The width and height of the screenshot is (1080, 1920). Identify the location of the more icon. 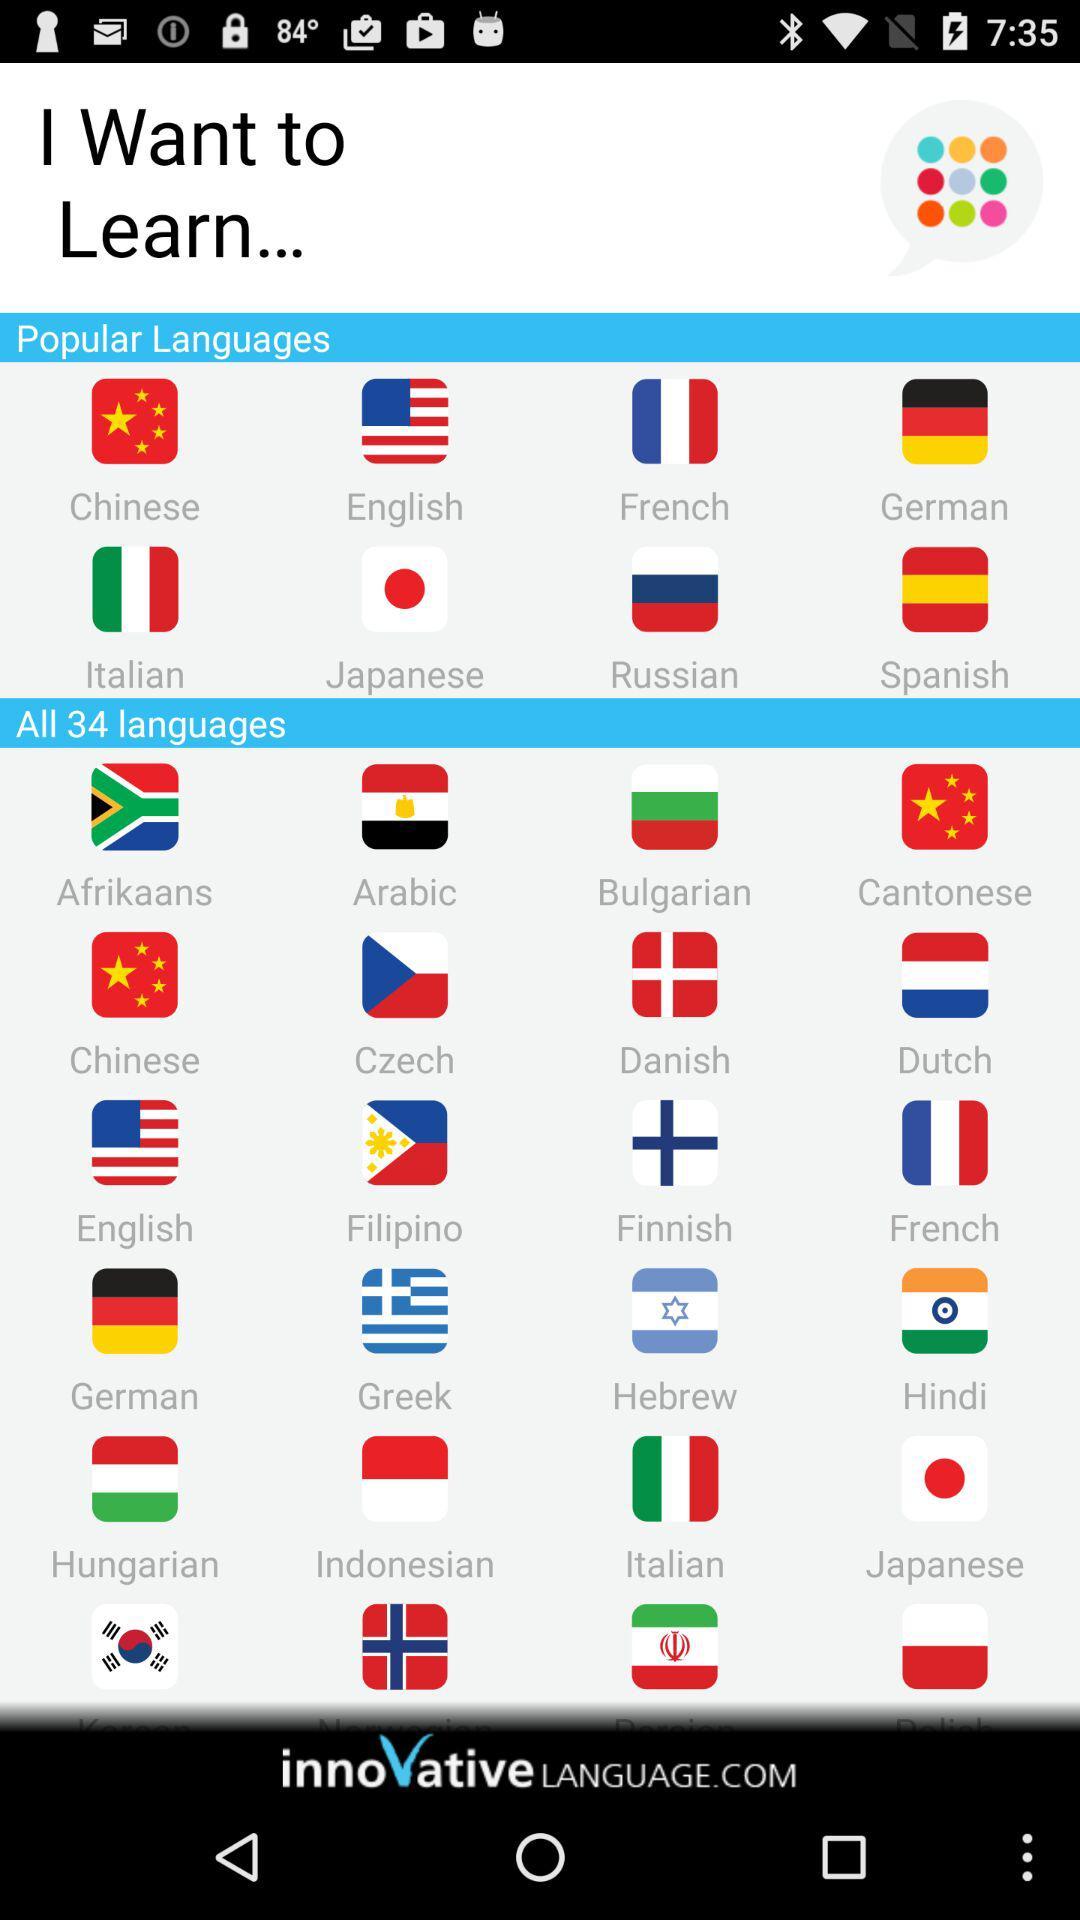
(405, 450).